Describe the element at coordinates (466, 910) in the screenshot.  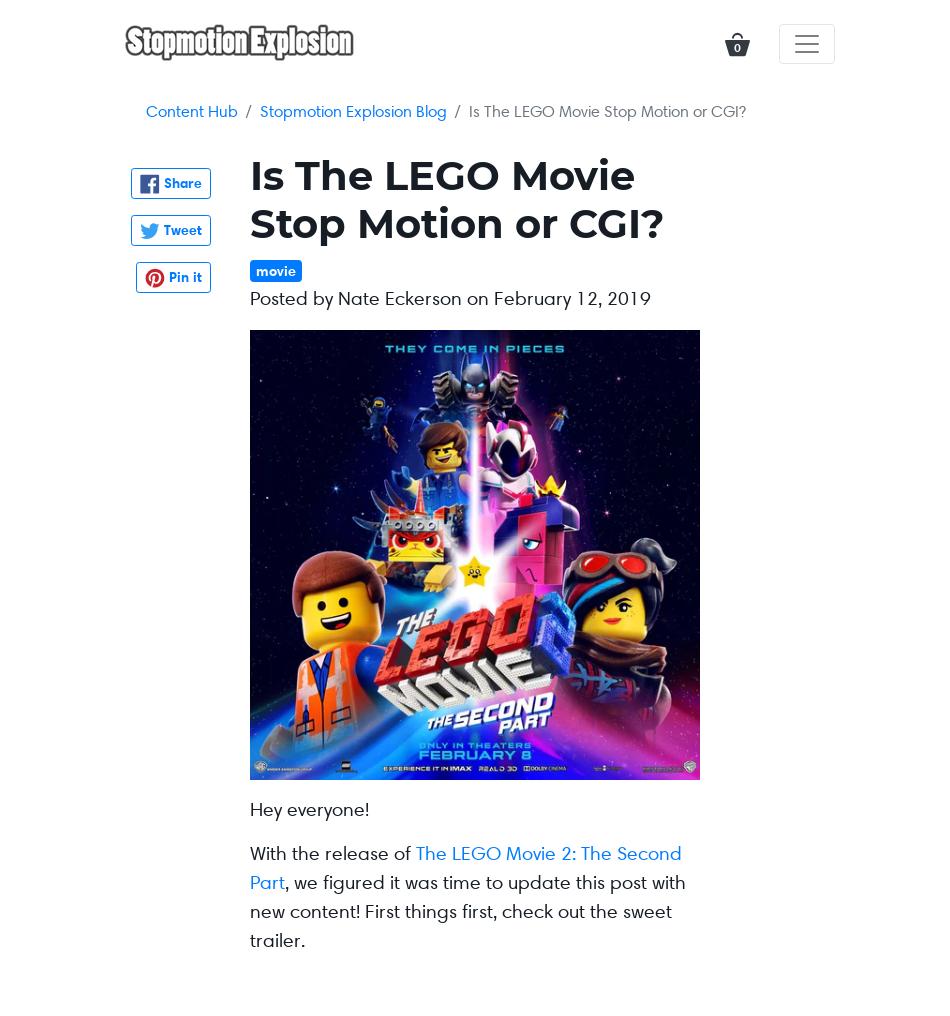
I see `', we figured it was time to update this post with new content! First things first, check out the sweet trailer.'` at that location.